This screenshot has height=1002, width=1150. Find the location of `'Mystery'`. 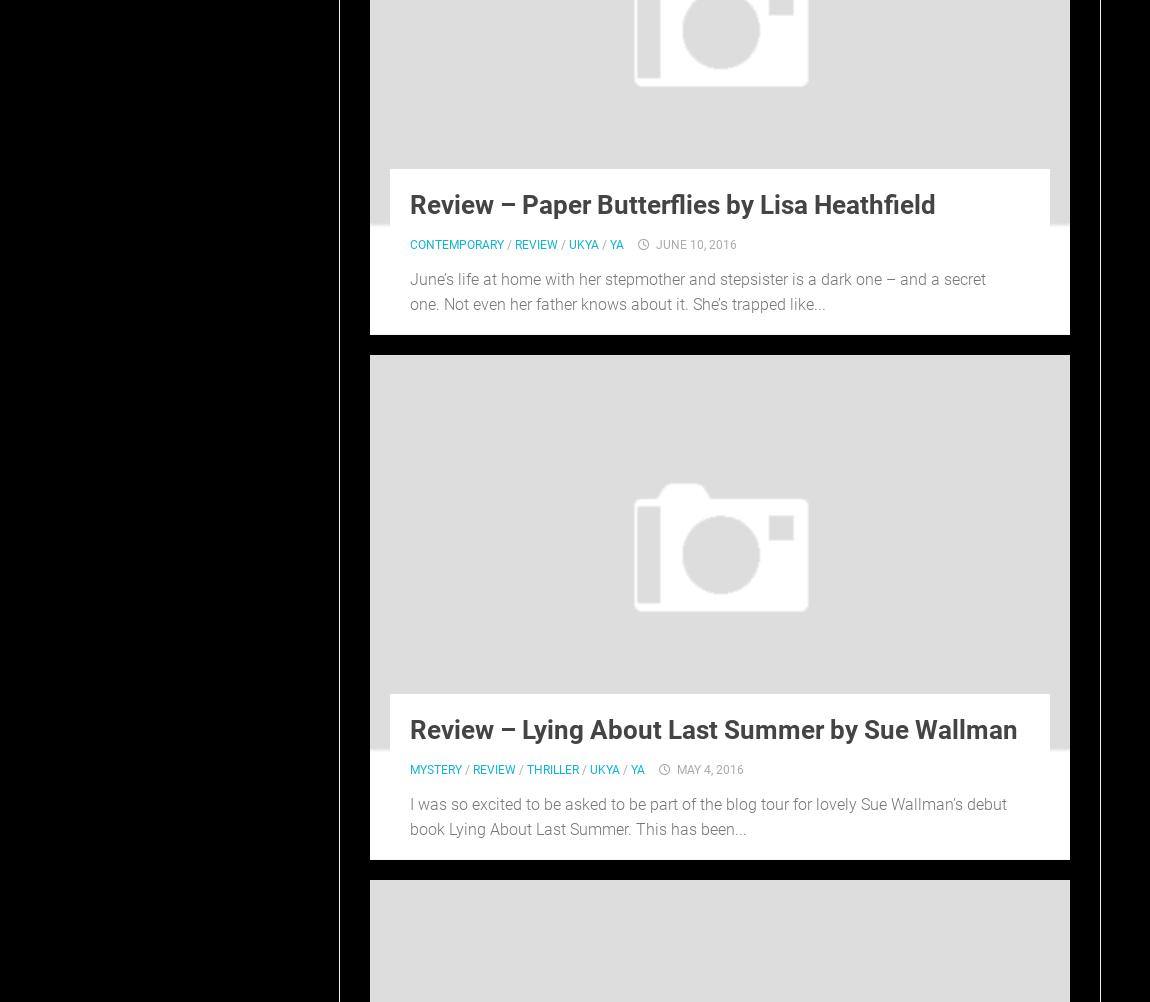

'Mystery' is located at coordinates (409, 768).